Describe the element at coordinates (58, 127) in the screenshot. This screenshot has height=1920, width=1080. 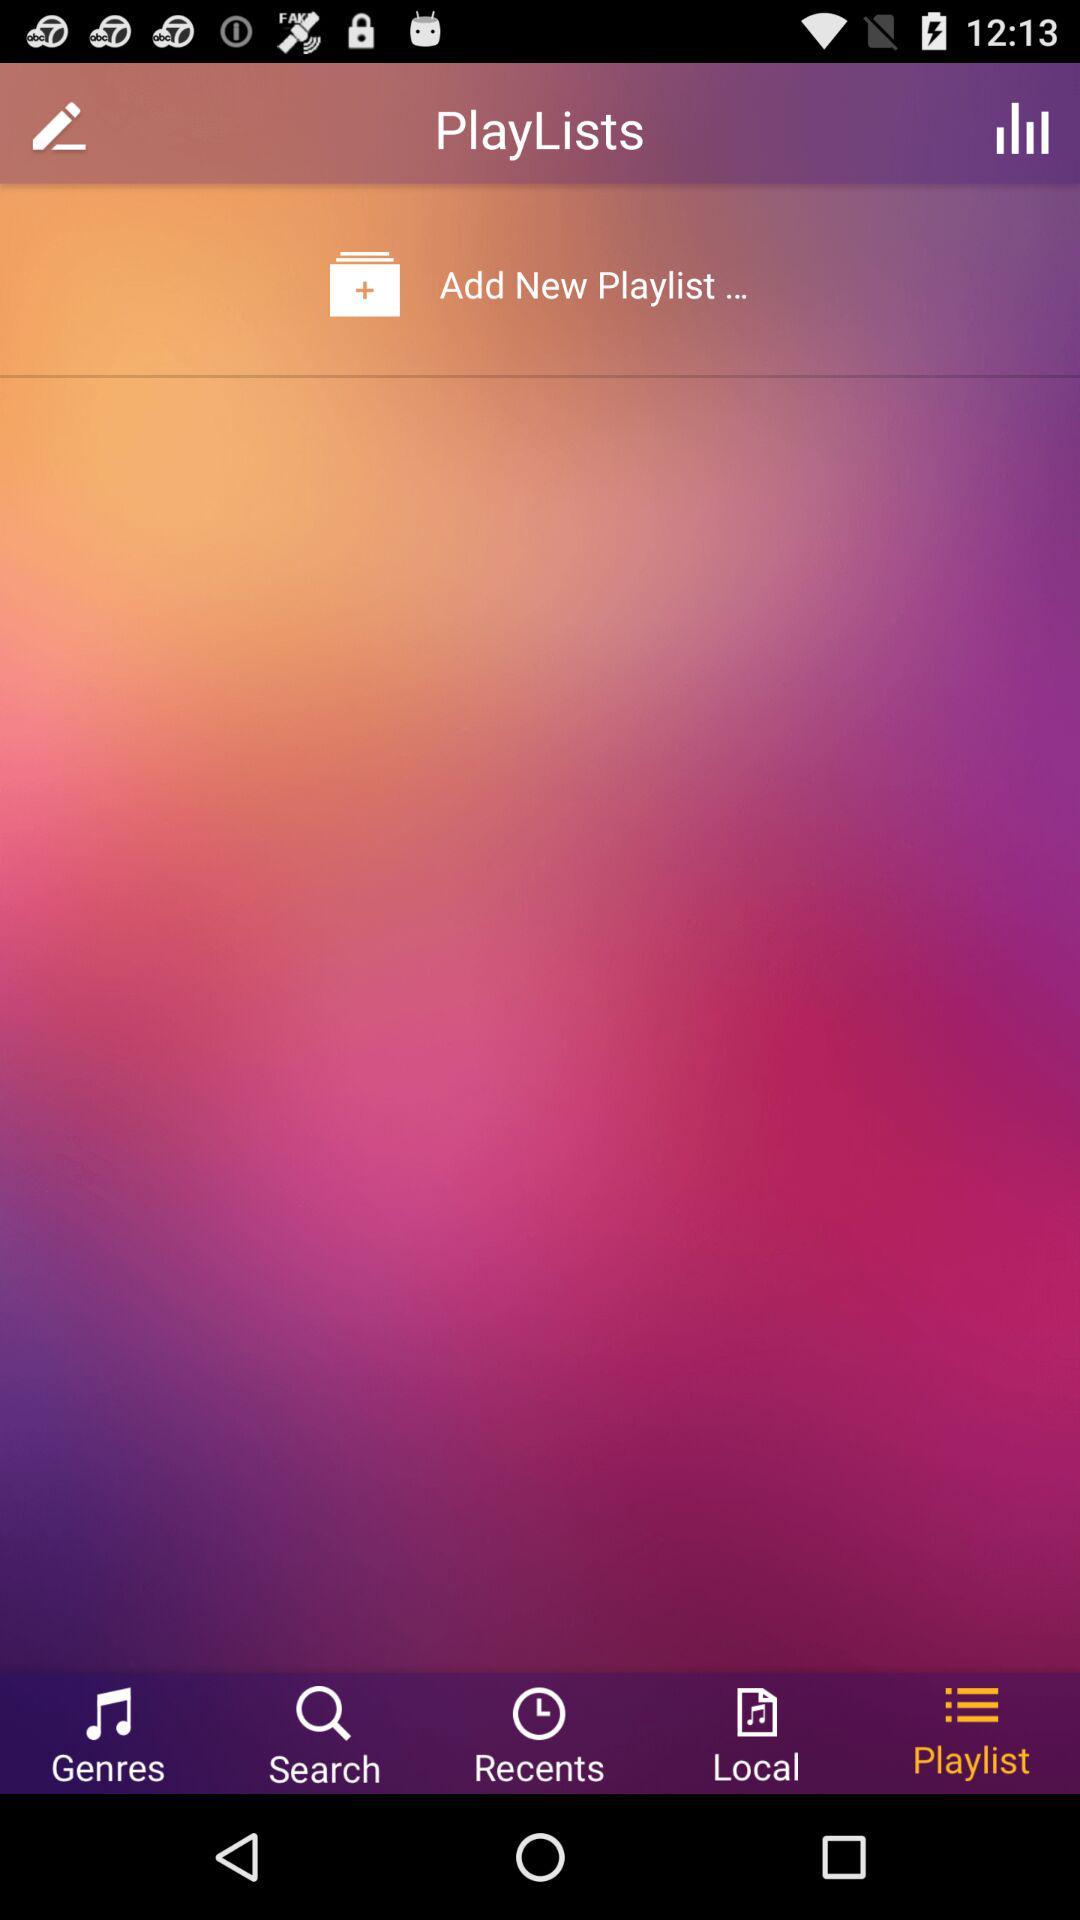
I see `the icon at the top left corner` at that location.